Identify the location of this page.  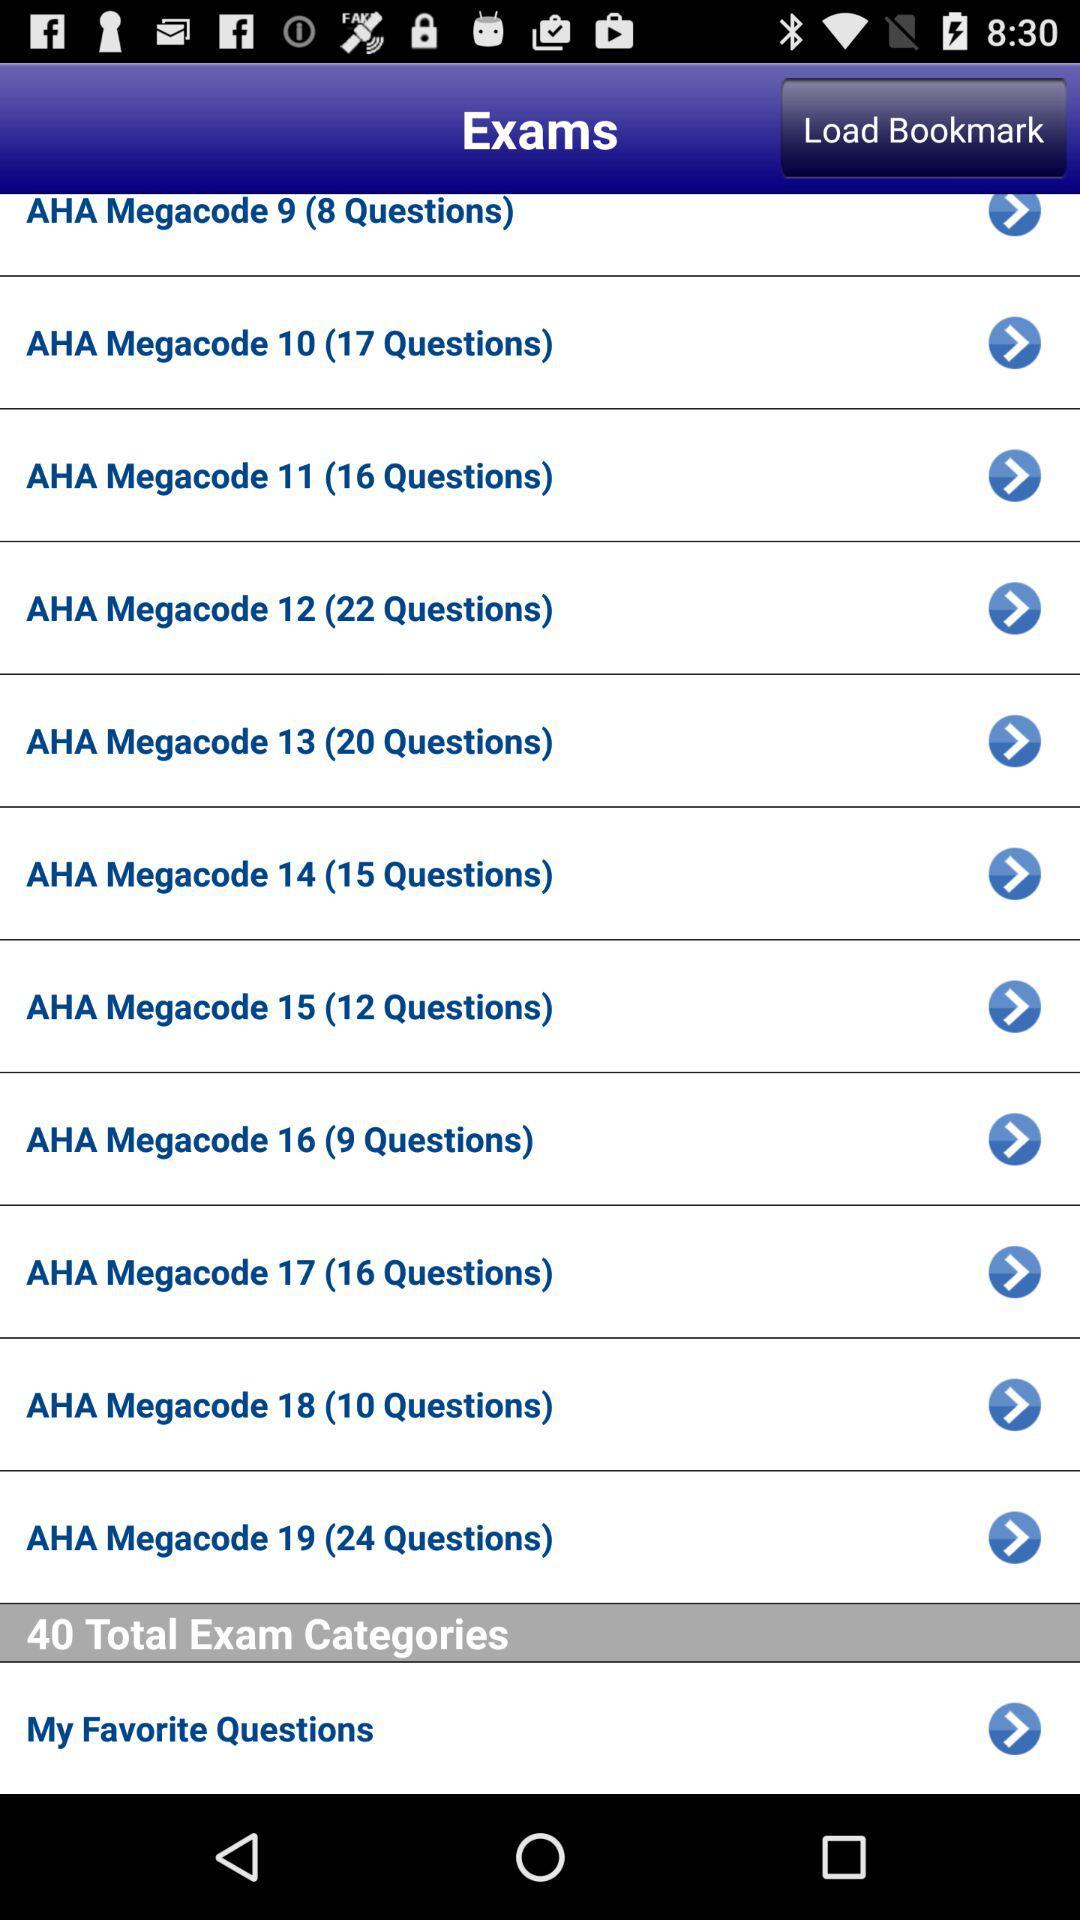
(1014, 873).